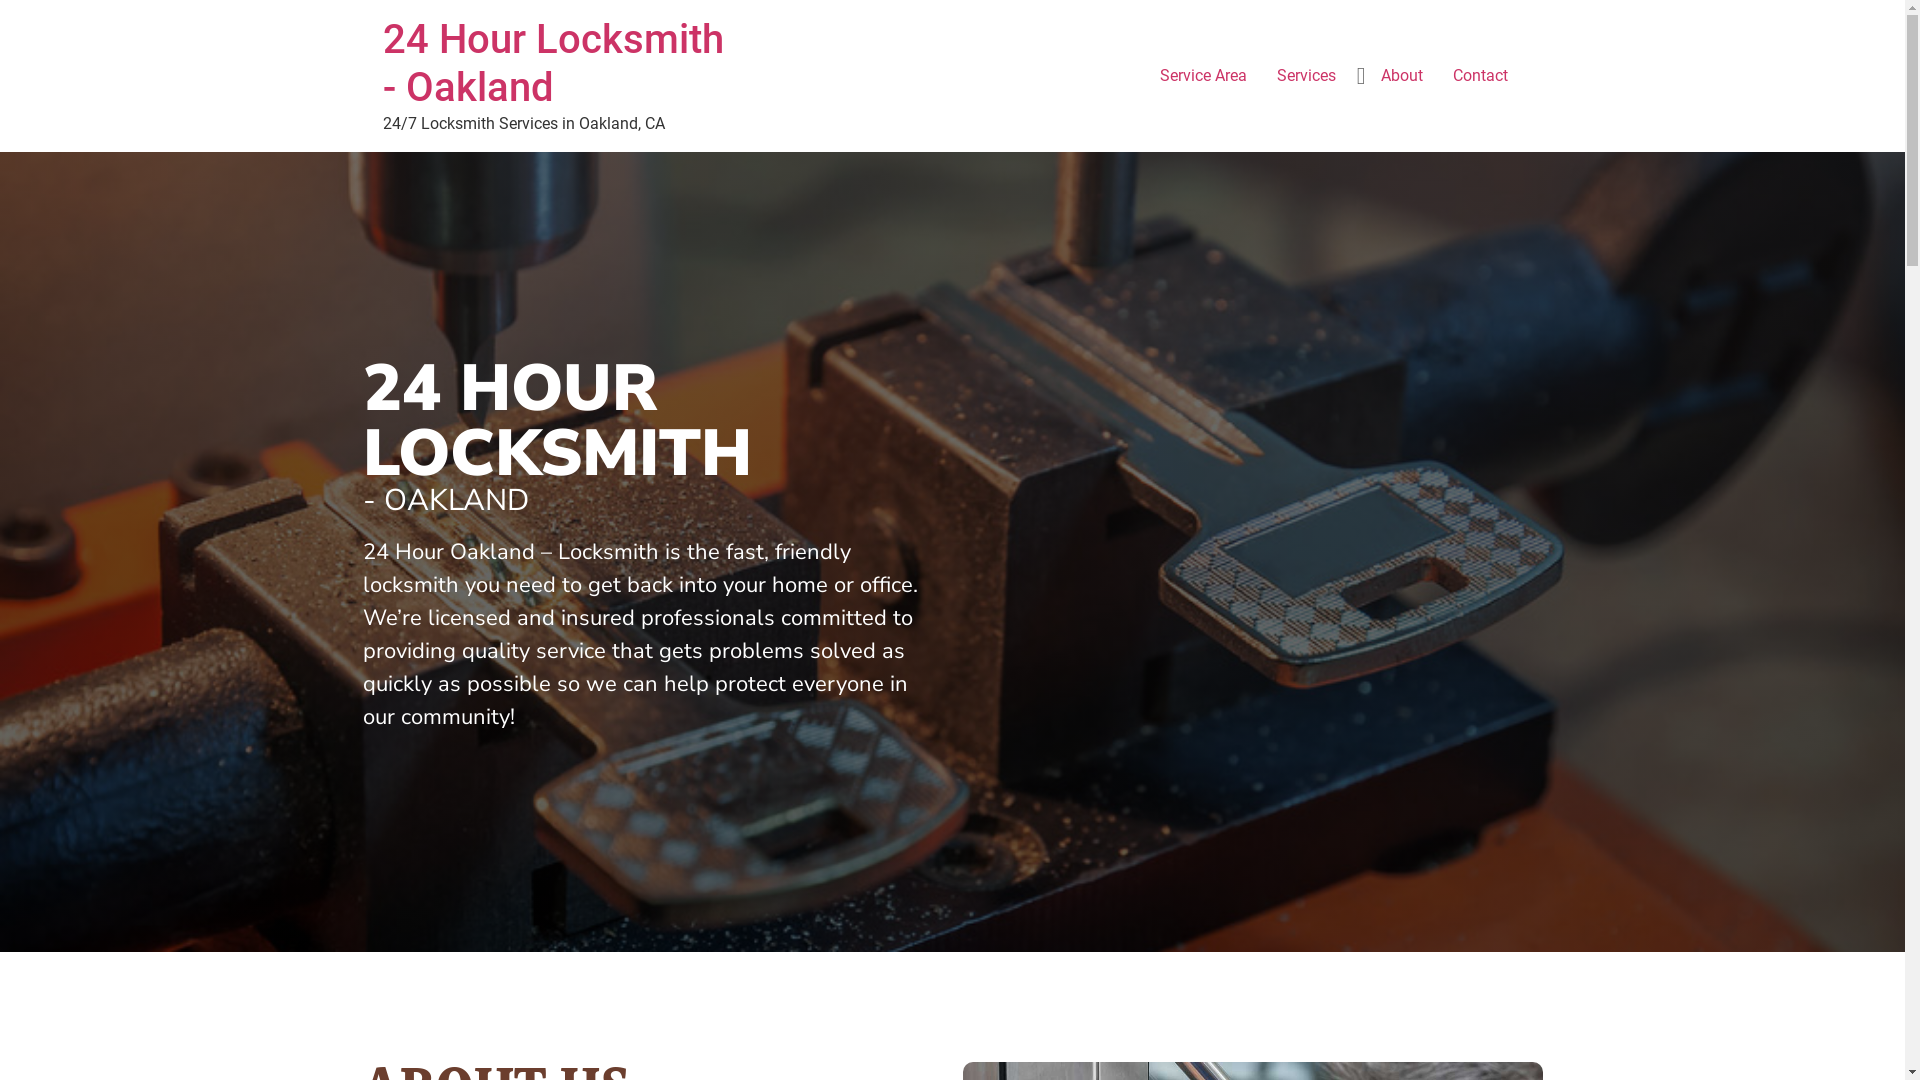  What do you see at coordinates (951, 184) in the screenshot?
I see `'Service Area'` at bounding box center [951, 184].